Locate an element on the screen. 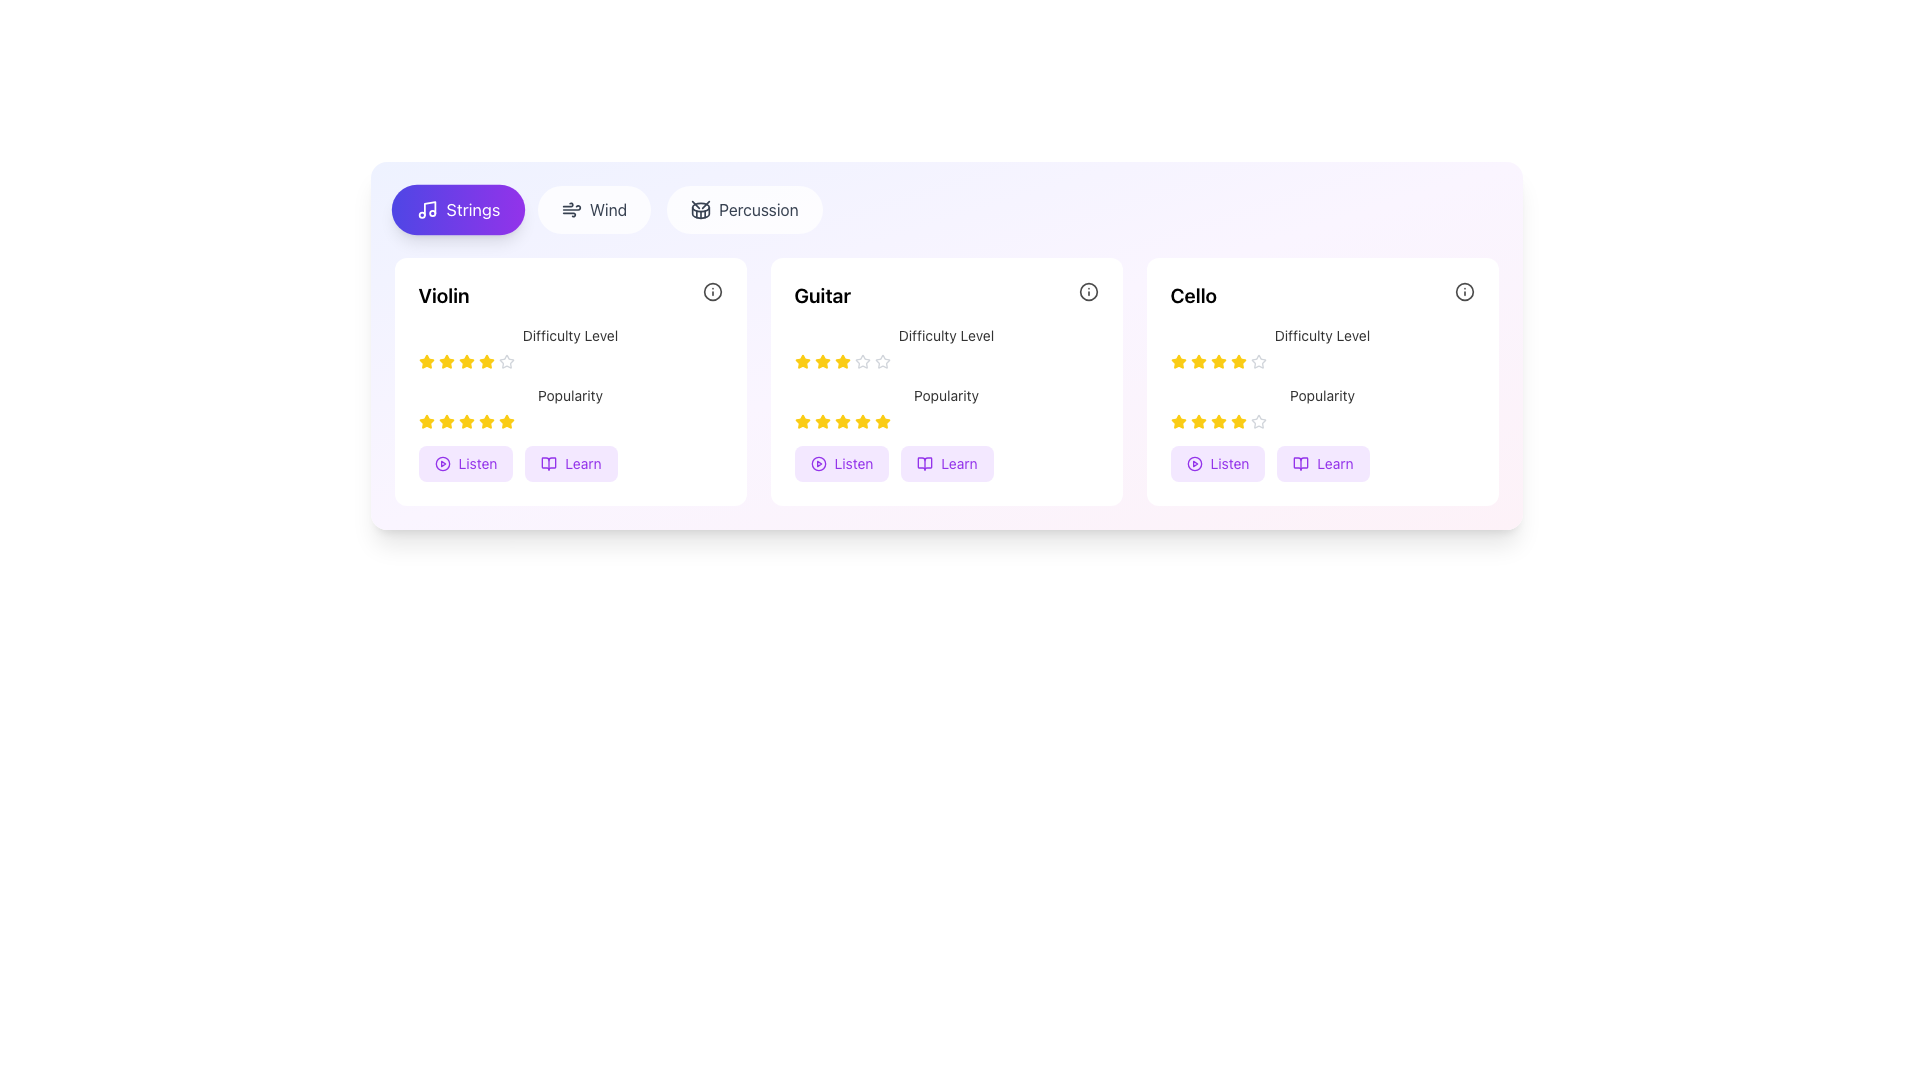  the fifth star-shaped icon representing the rating level for the 'Popularity' metric of the Guitar category is located at coordinates (842, 420).